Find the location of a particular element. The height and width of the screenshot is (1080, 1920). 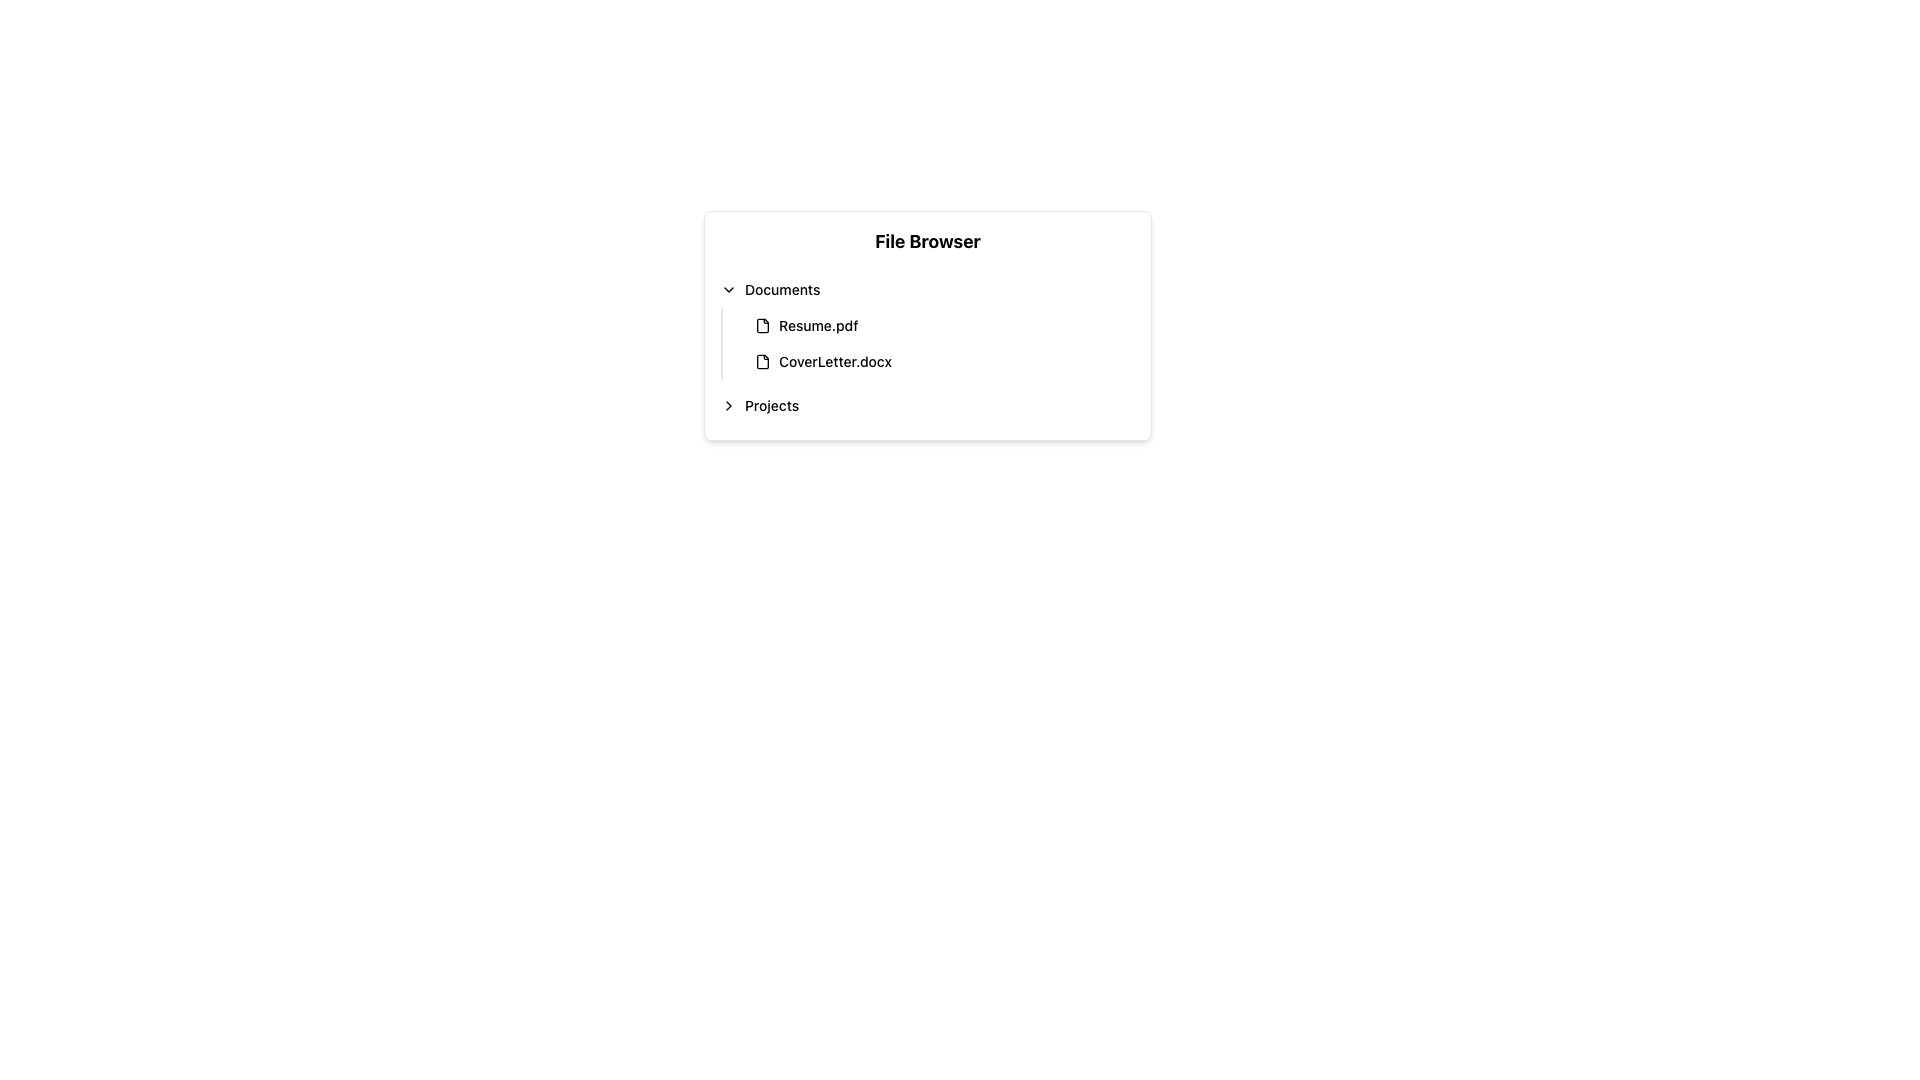

the appearance of the minimalist file icon located to the left of 'Resume.pdf' in the 'Documents' section of the file browser is located at coordinates (762, 325).